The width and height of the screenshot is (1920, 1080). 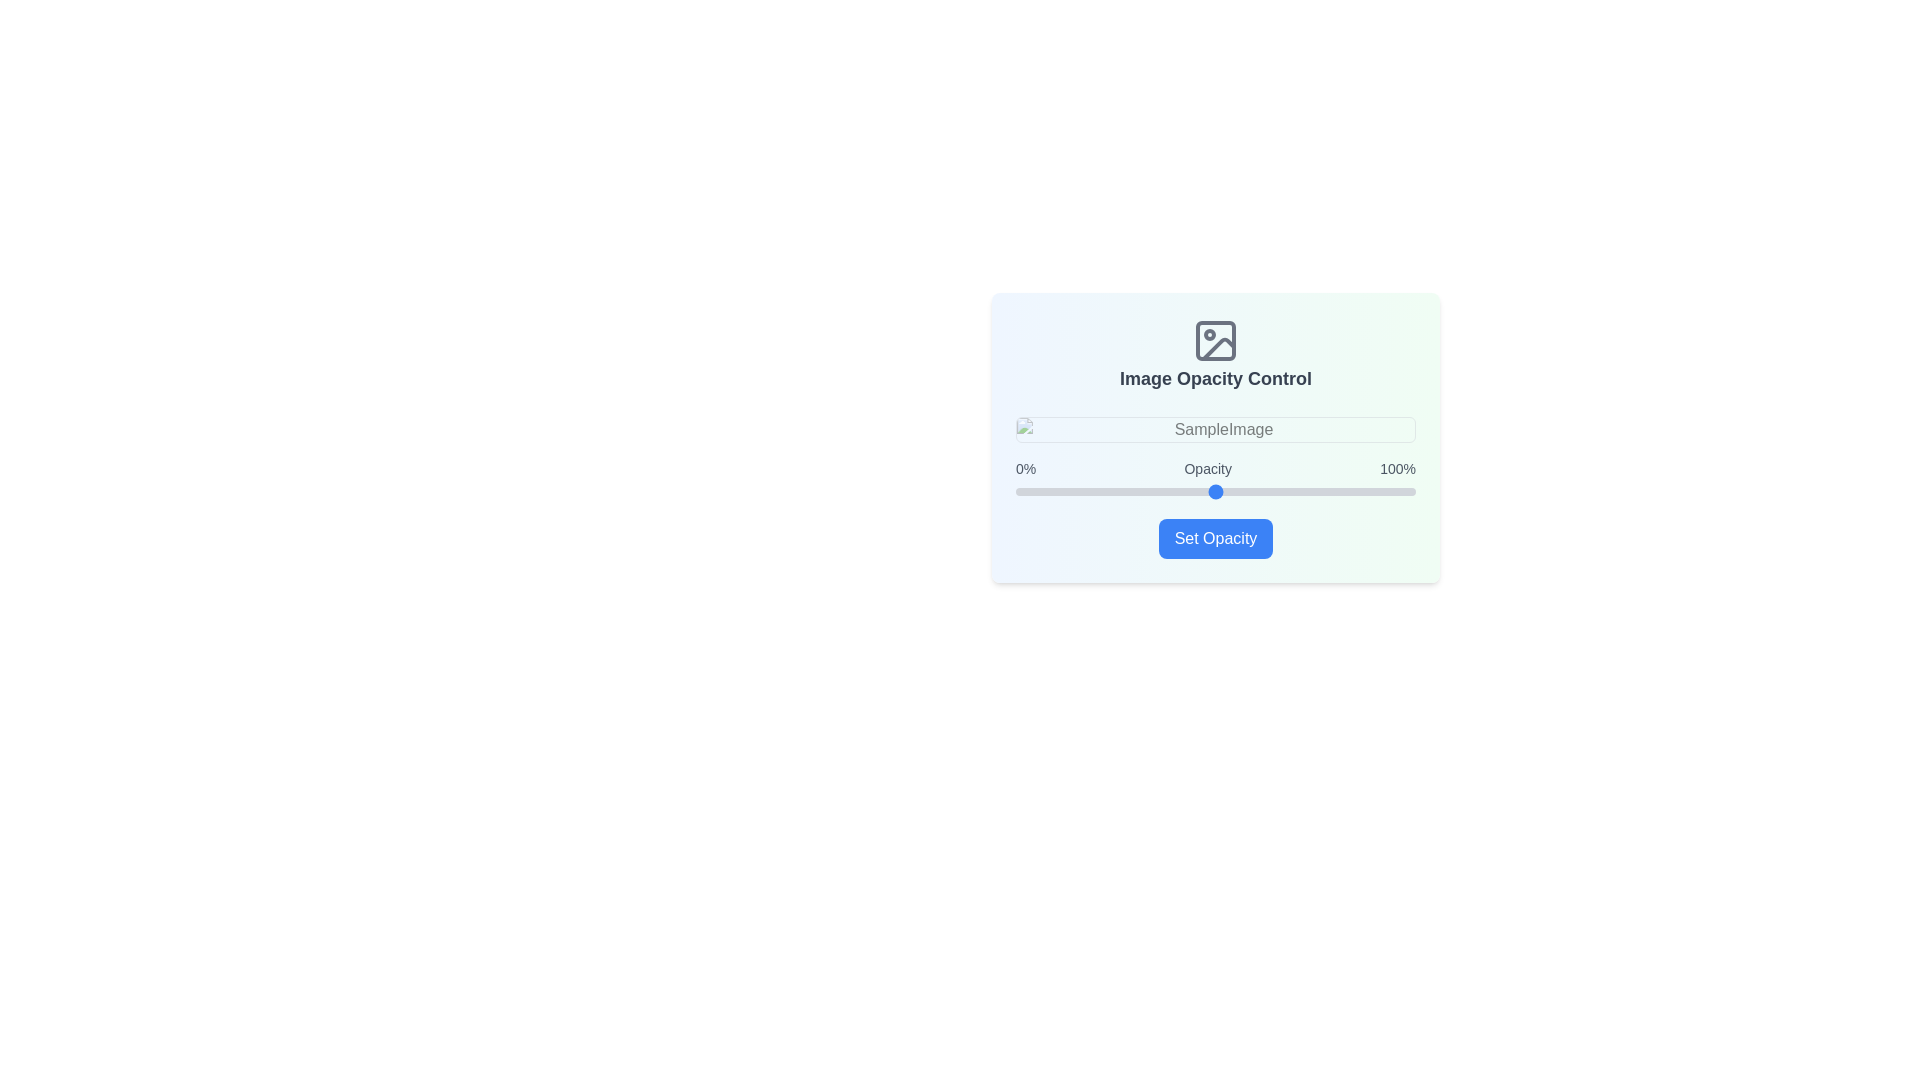 I want to click on the slider to set the opacity to 13%, so click(x=1067, y=492).